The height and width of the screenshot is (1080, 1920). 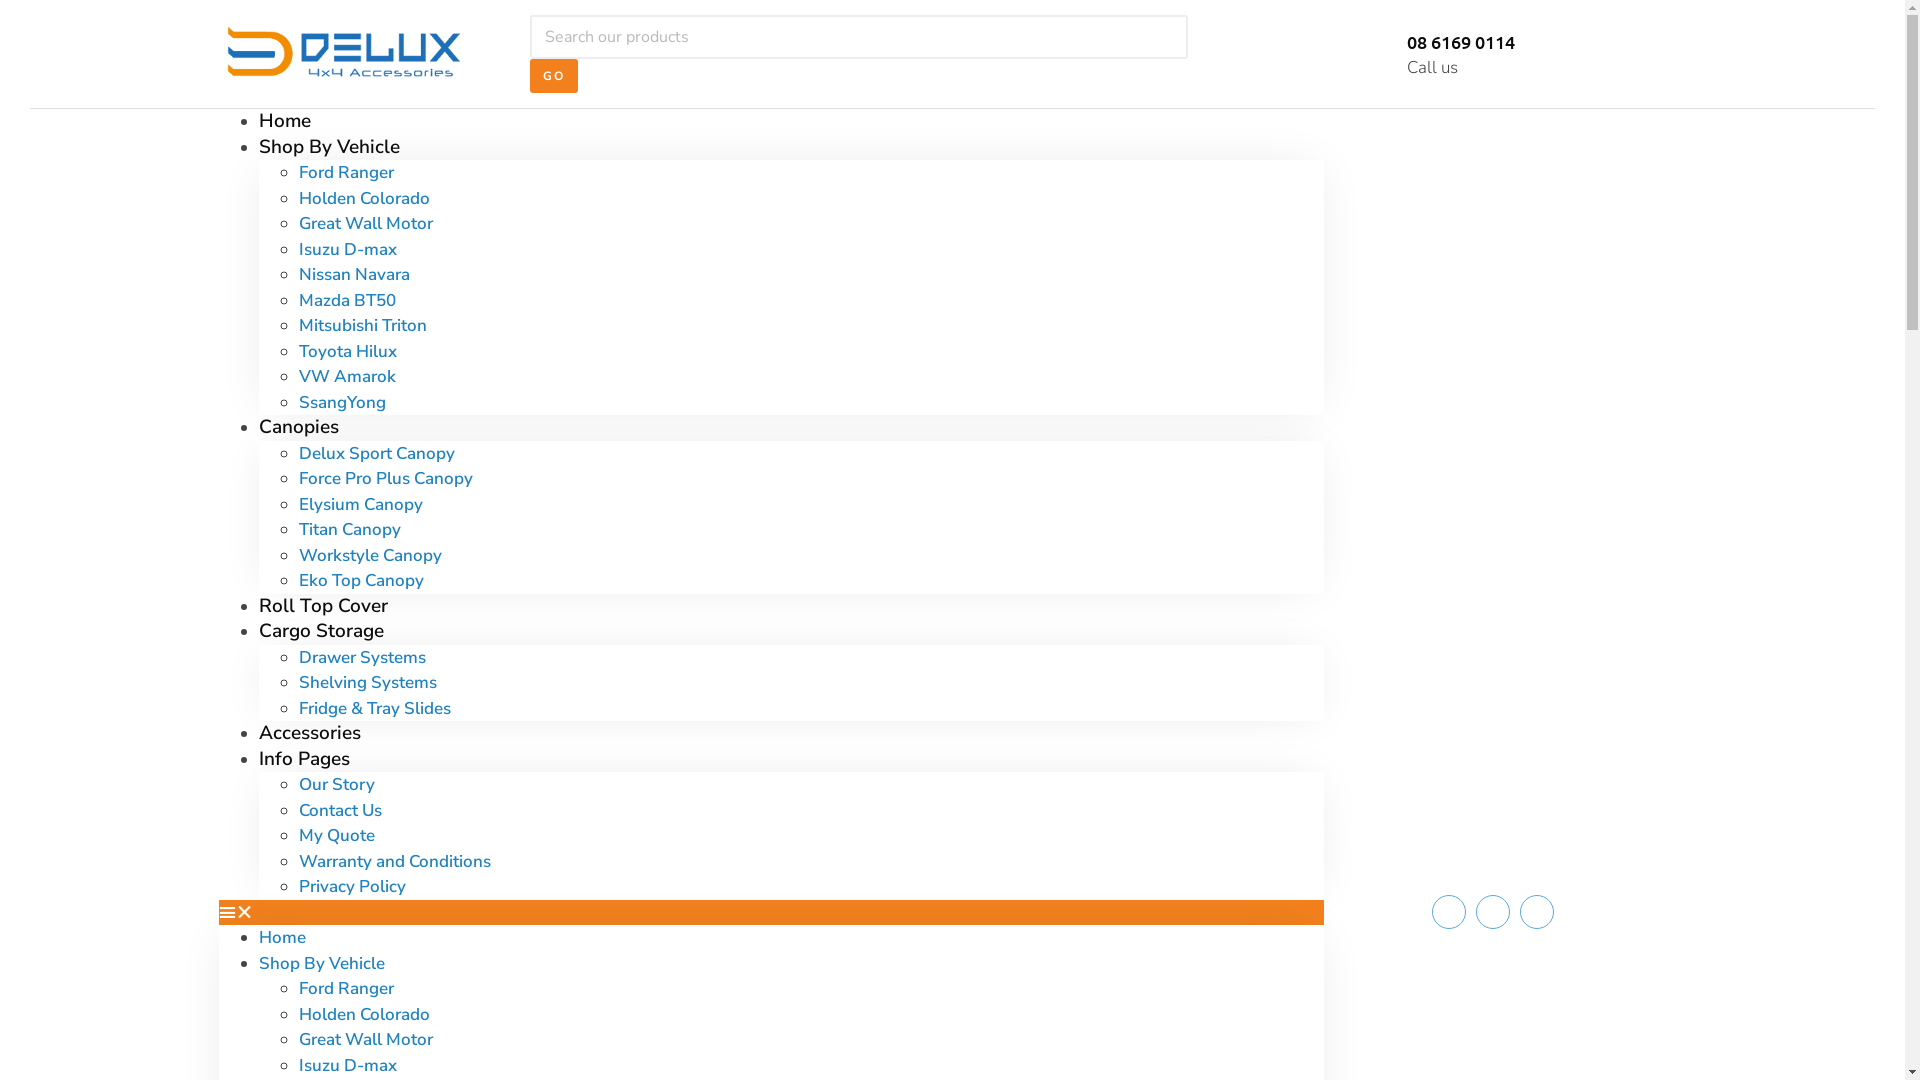 I want to click on 'Great Wall Motor', so click(x=364, y=223).